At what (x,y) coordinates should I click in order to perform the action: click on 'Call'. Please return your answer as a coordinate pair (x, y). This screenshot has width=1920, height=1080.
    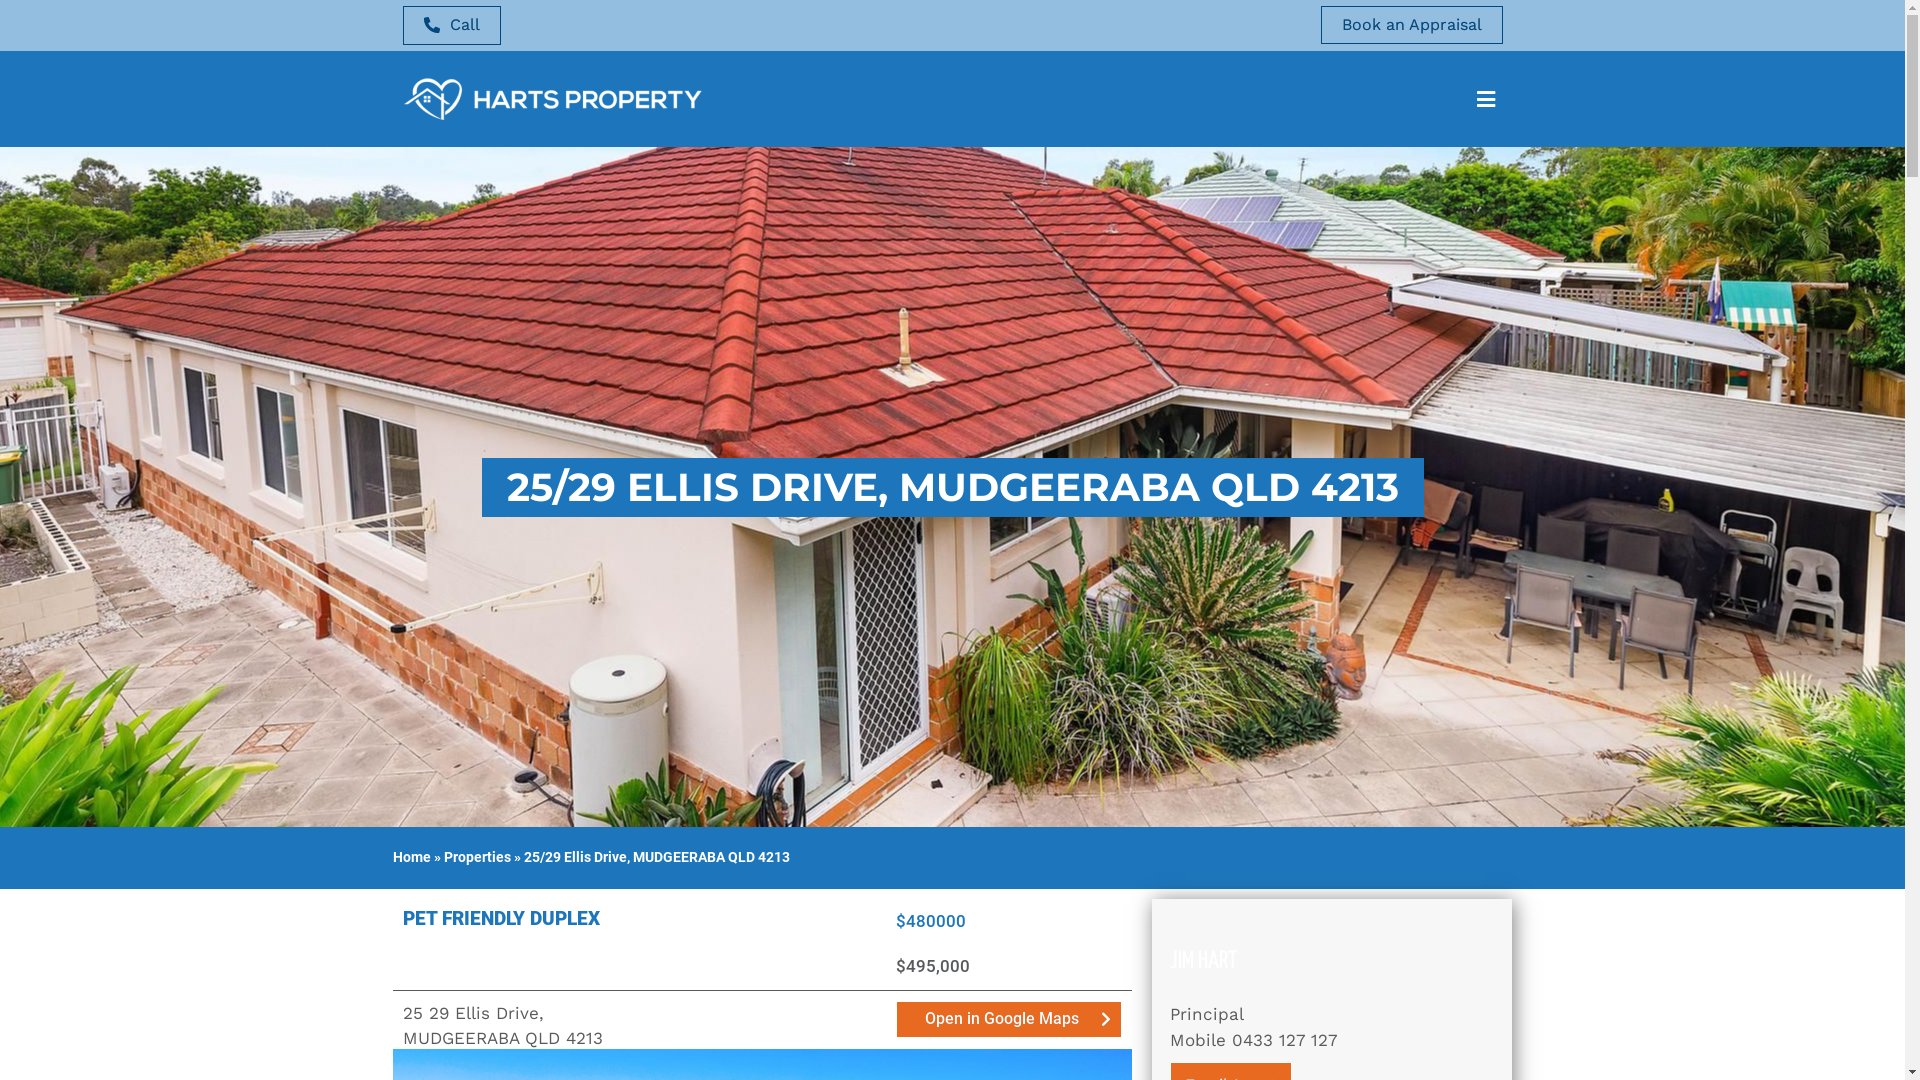
    Looking at the image, I should click on (401, 25).